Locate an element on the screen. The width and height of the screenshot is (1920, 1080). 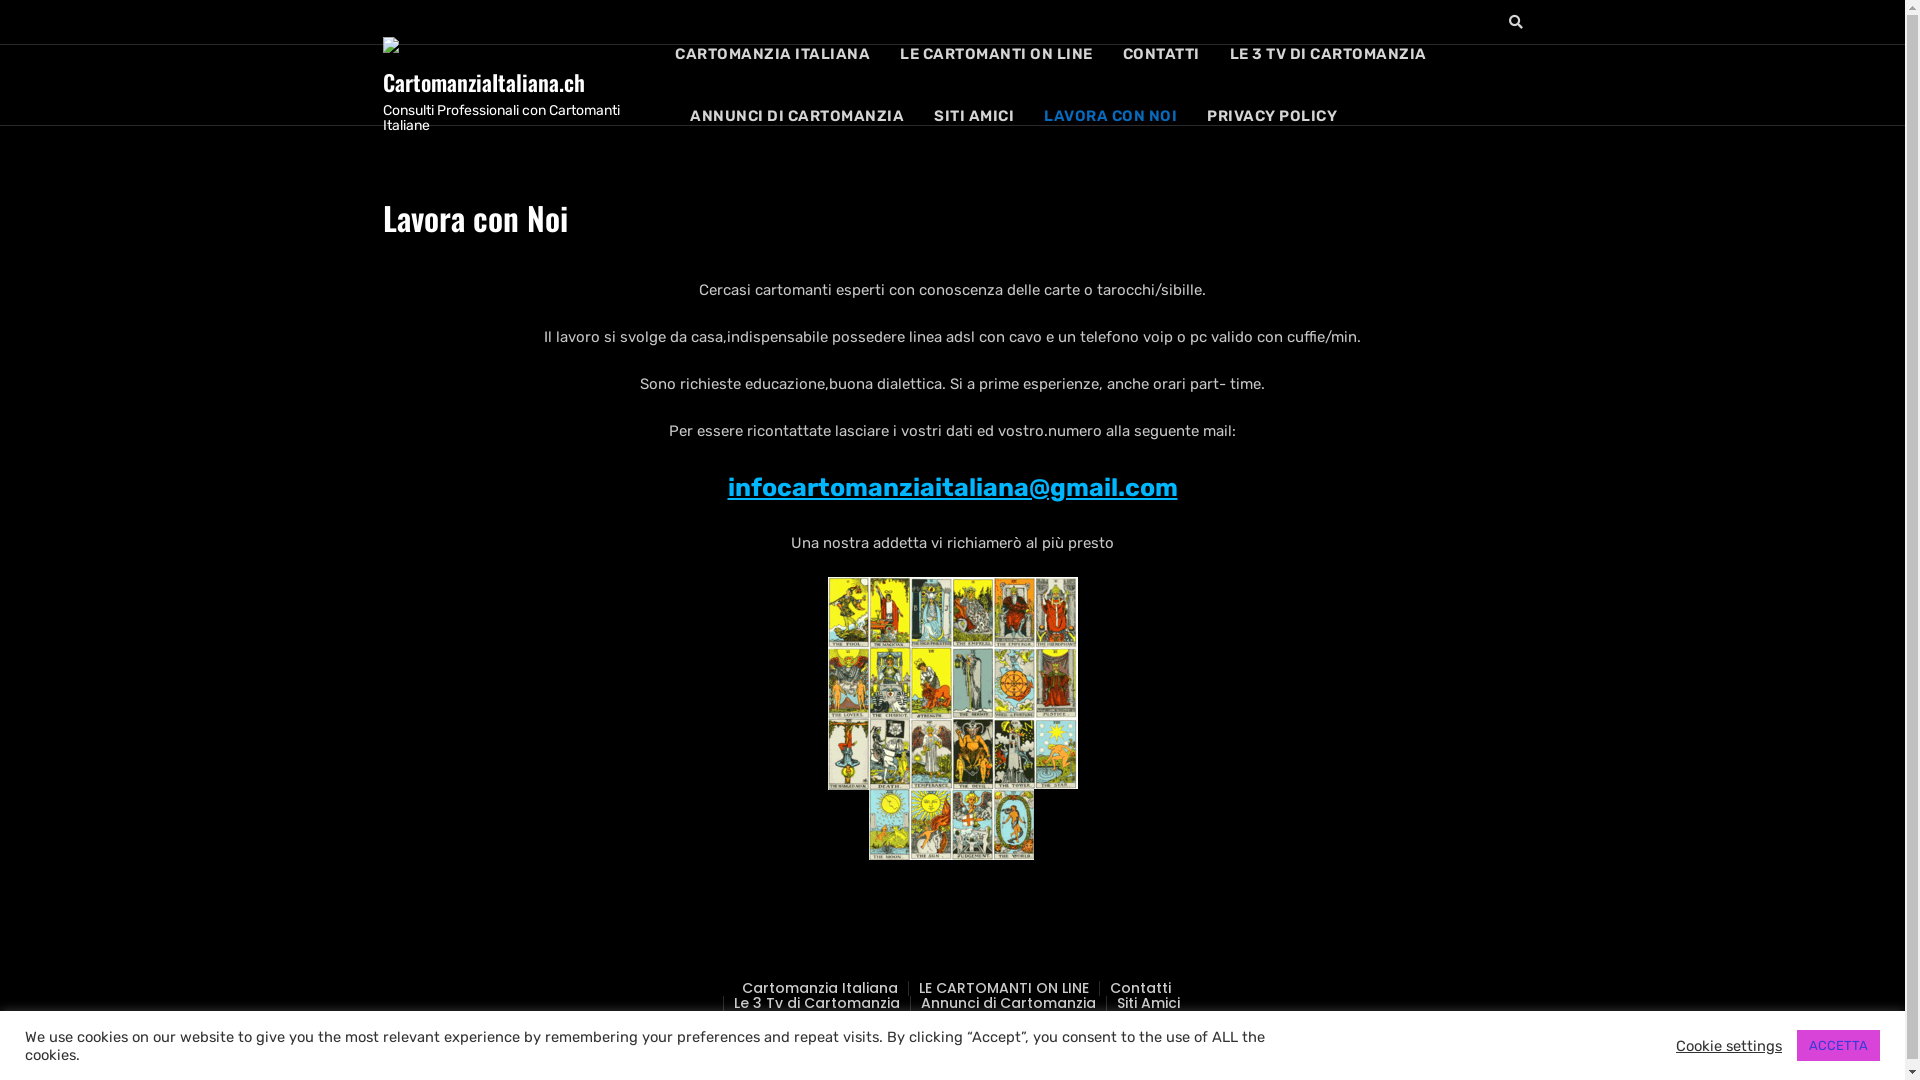
'PRIVACY POLICY' is located at coordinates (1271, 116).